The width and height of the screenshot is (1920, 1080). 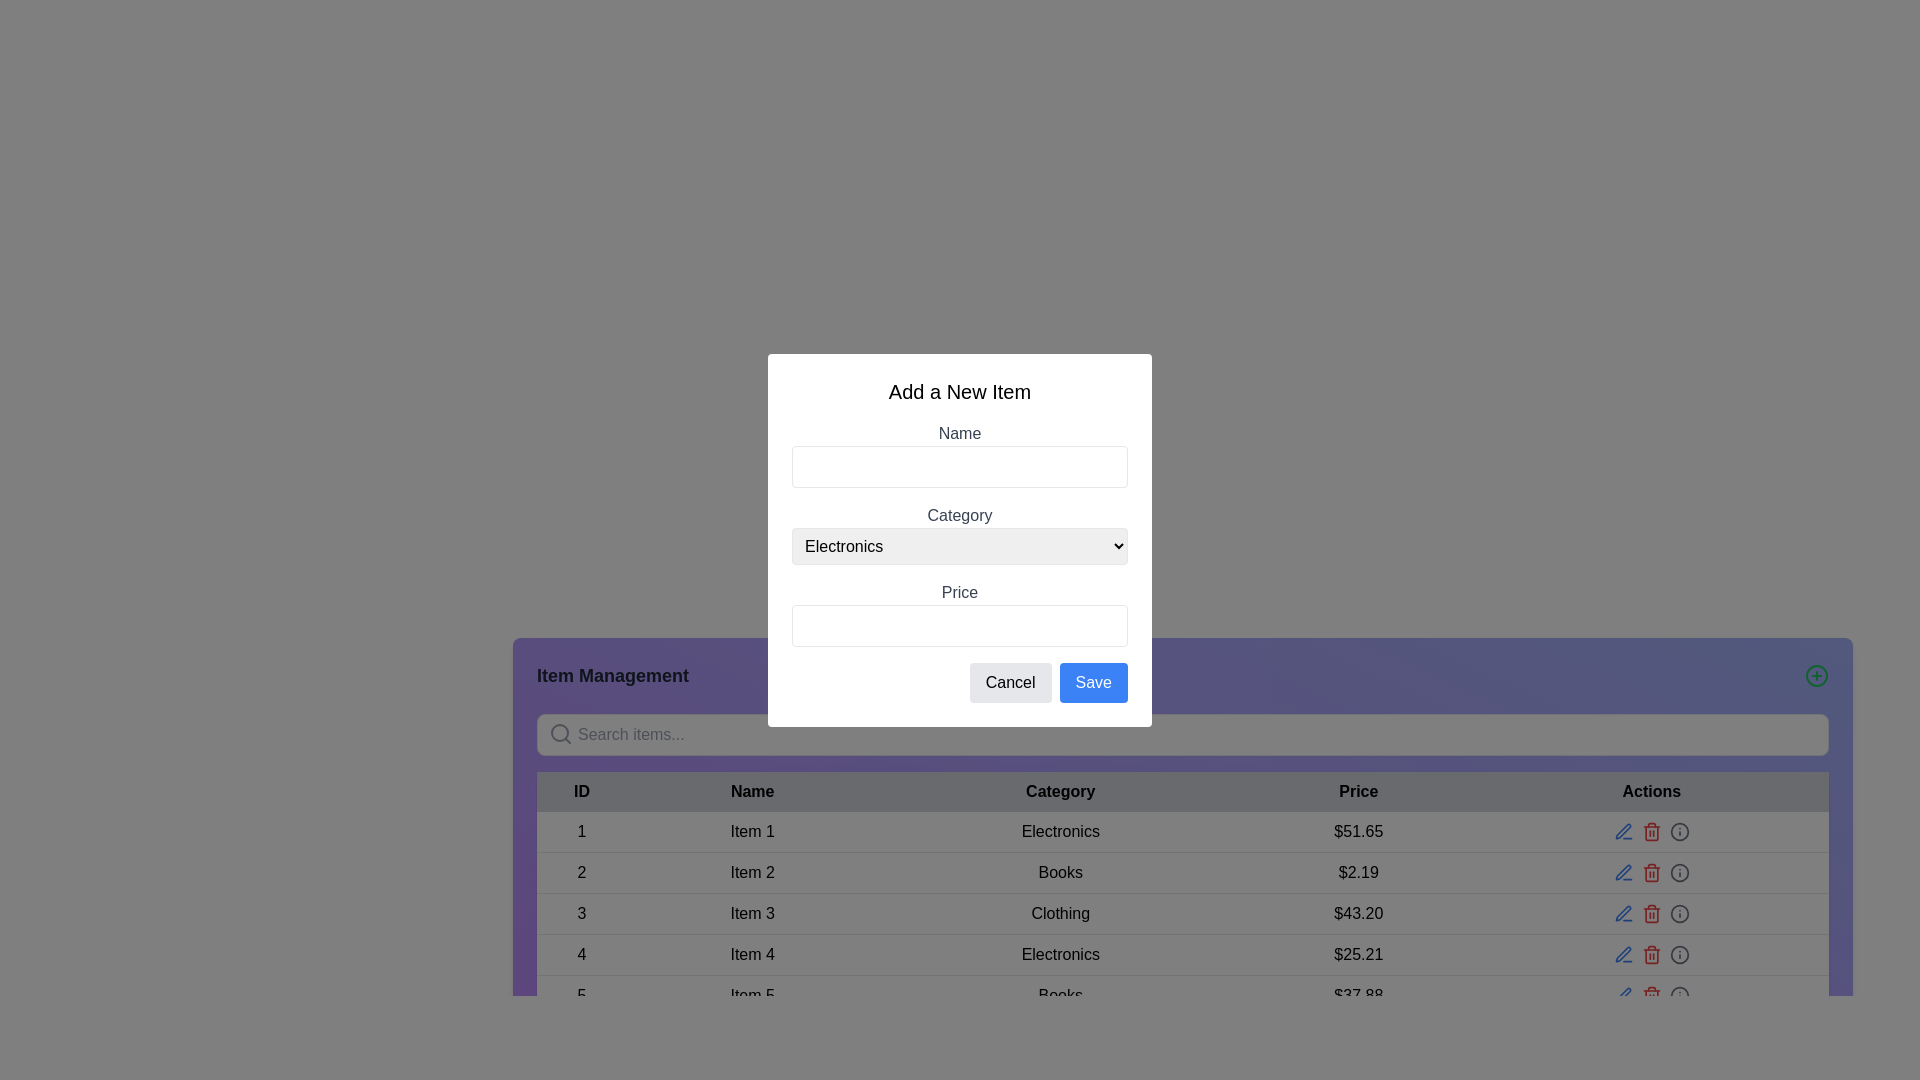 I want to click on the text label that represents the ID of the first item in the table, located at the top of the 'ID' column in row 1, so click(x=580, y=832).